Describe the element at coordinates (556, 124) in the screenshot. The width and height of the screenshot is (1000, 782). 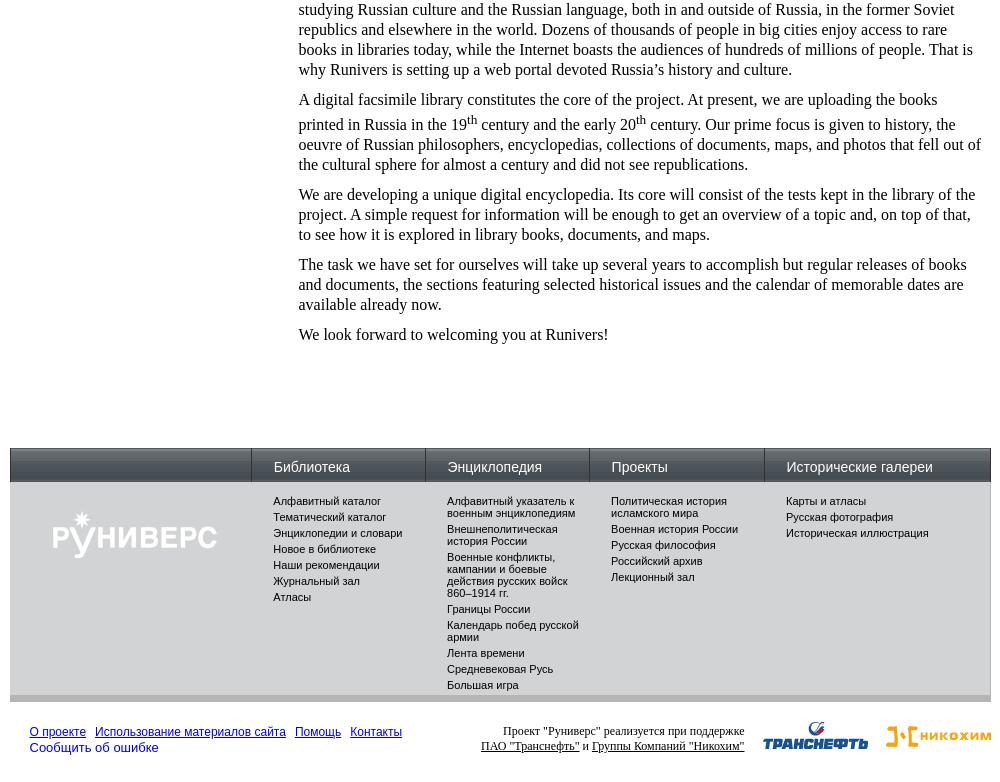
I see `'century and the early 20'` at that location.